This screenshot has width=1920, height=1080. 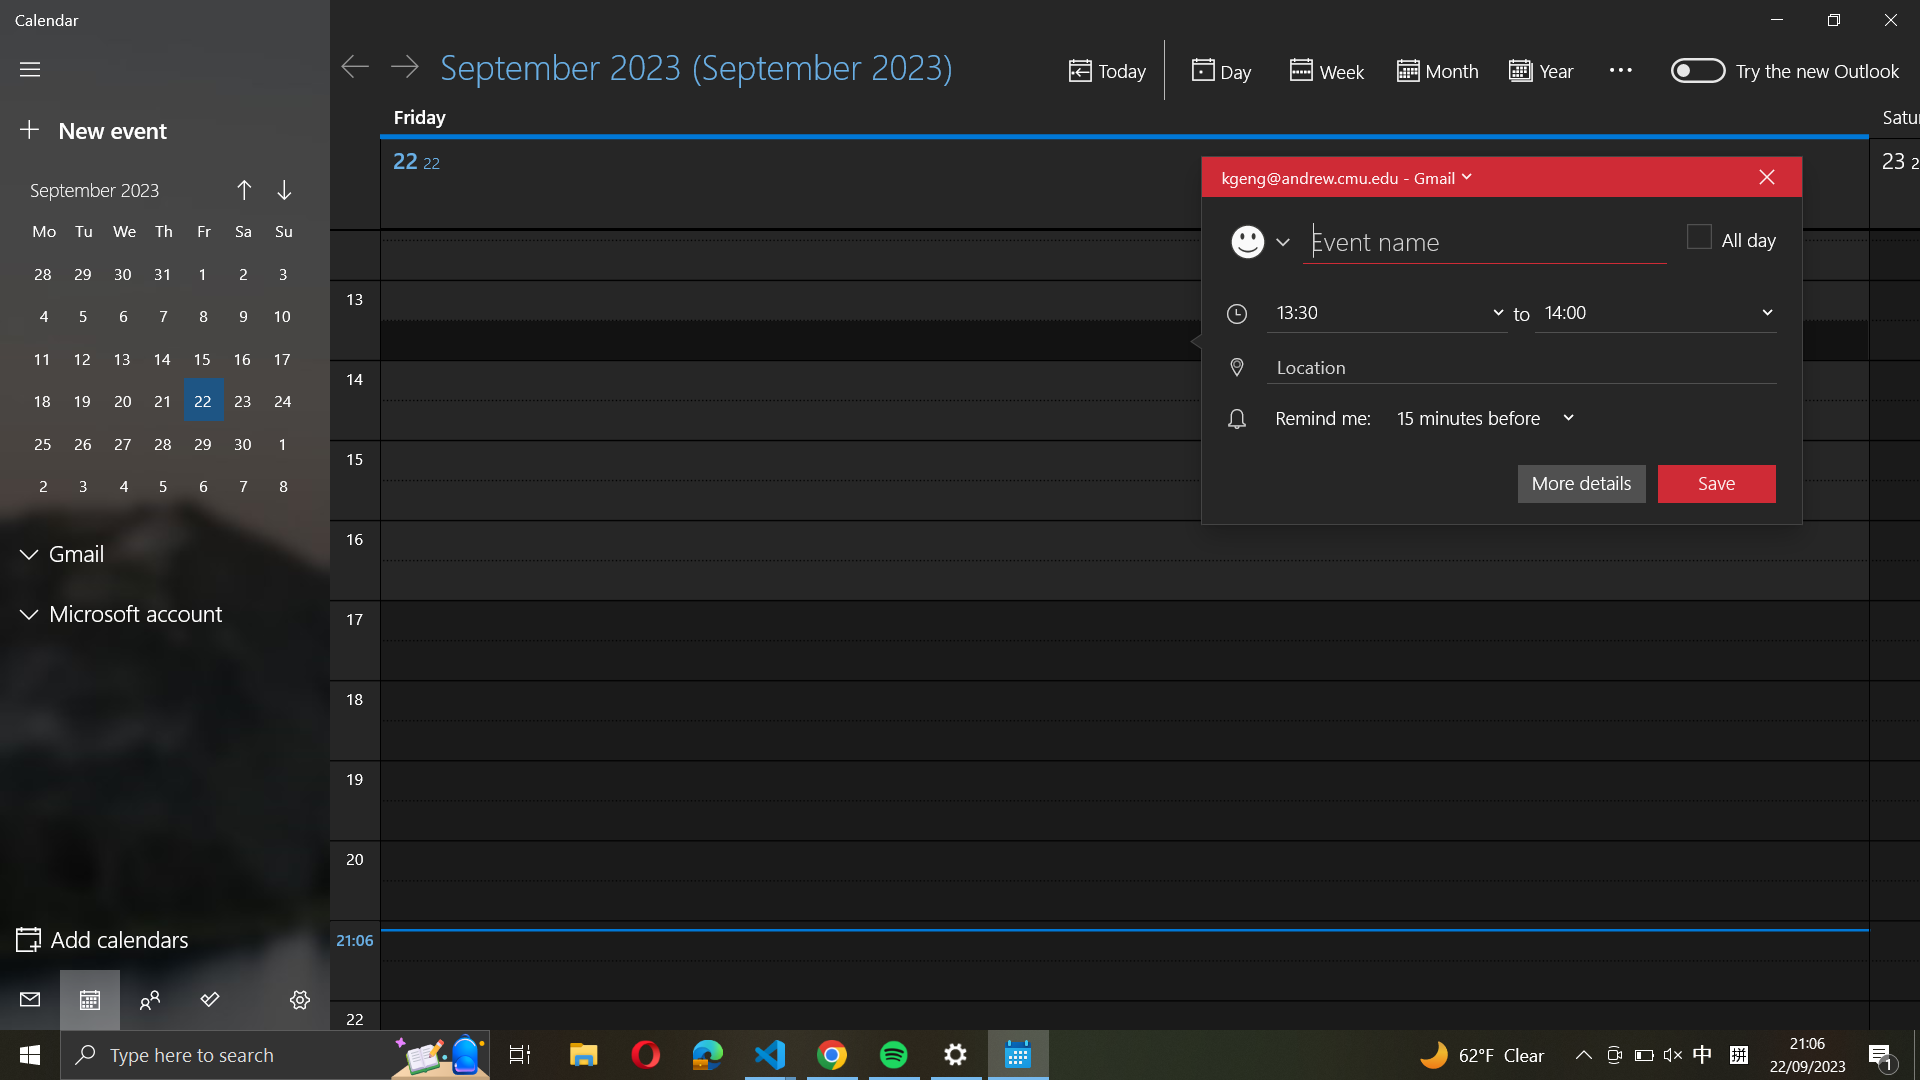 I want to click on see all email address affiliated to an event, so click(x=1344, y=176).